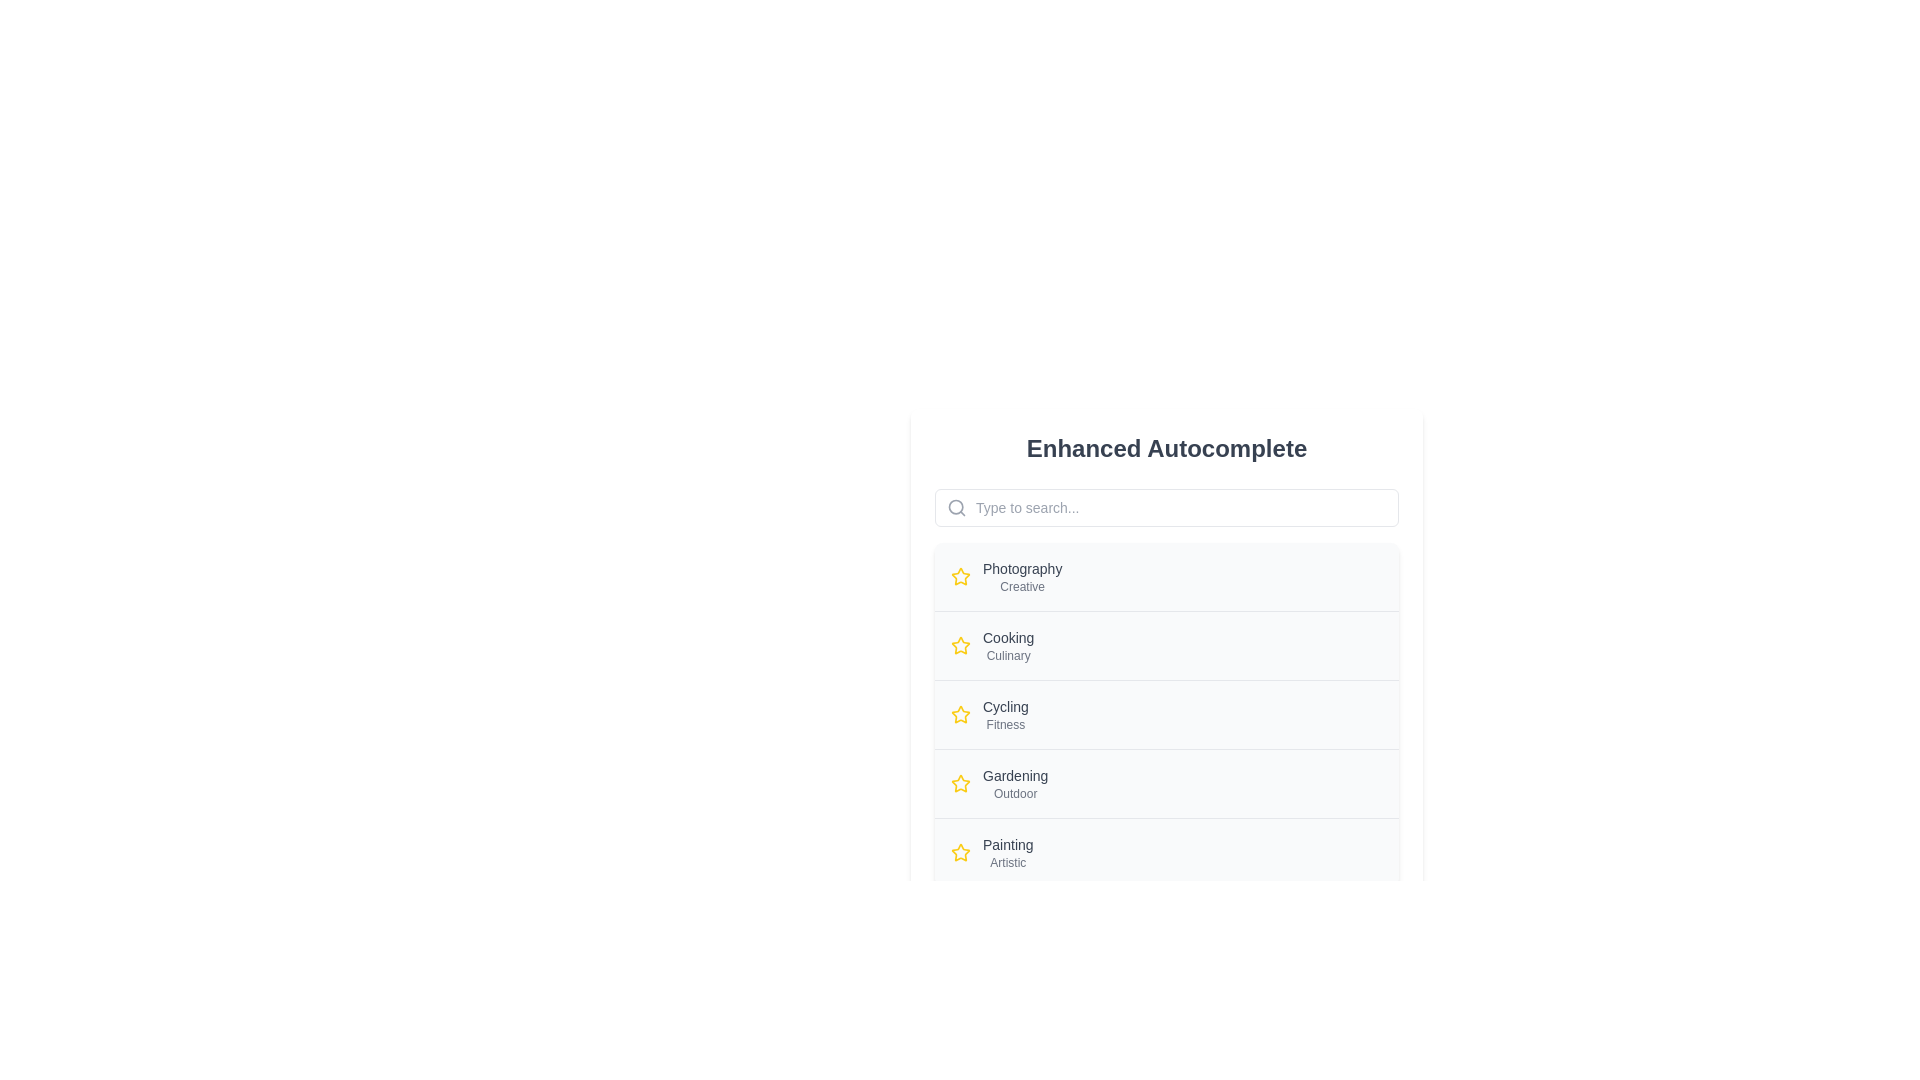  What do you see at coordinates (1008, 844) in the screenshot?
I see `the Text Label positioned above the 'Artistic' label and next to the star icon in the lower segment of the list-like interface` at bounding box center [1008, 844].